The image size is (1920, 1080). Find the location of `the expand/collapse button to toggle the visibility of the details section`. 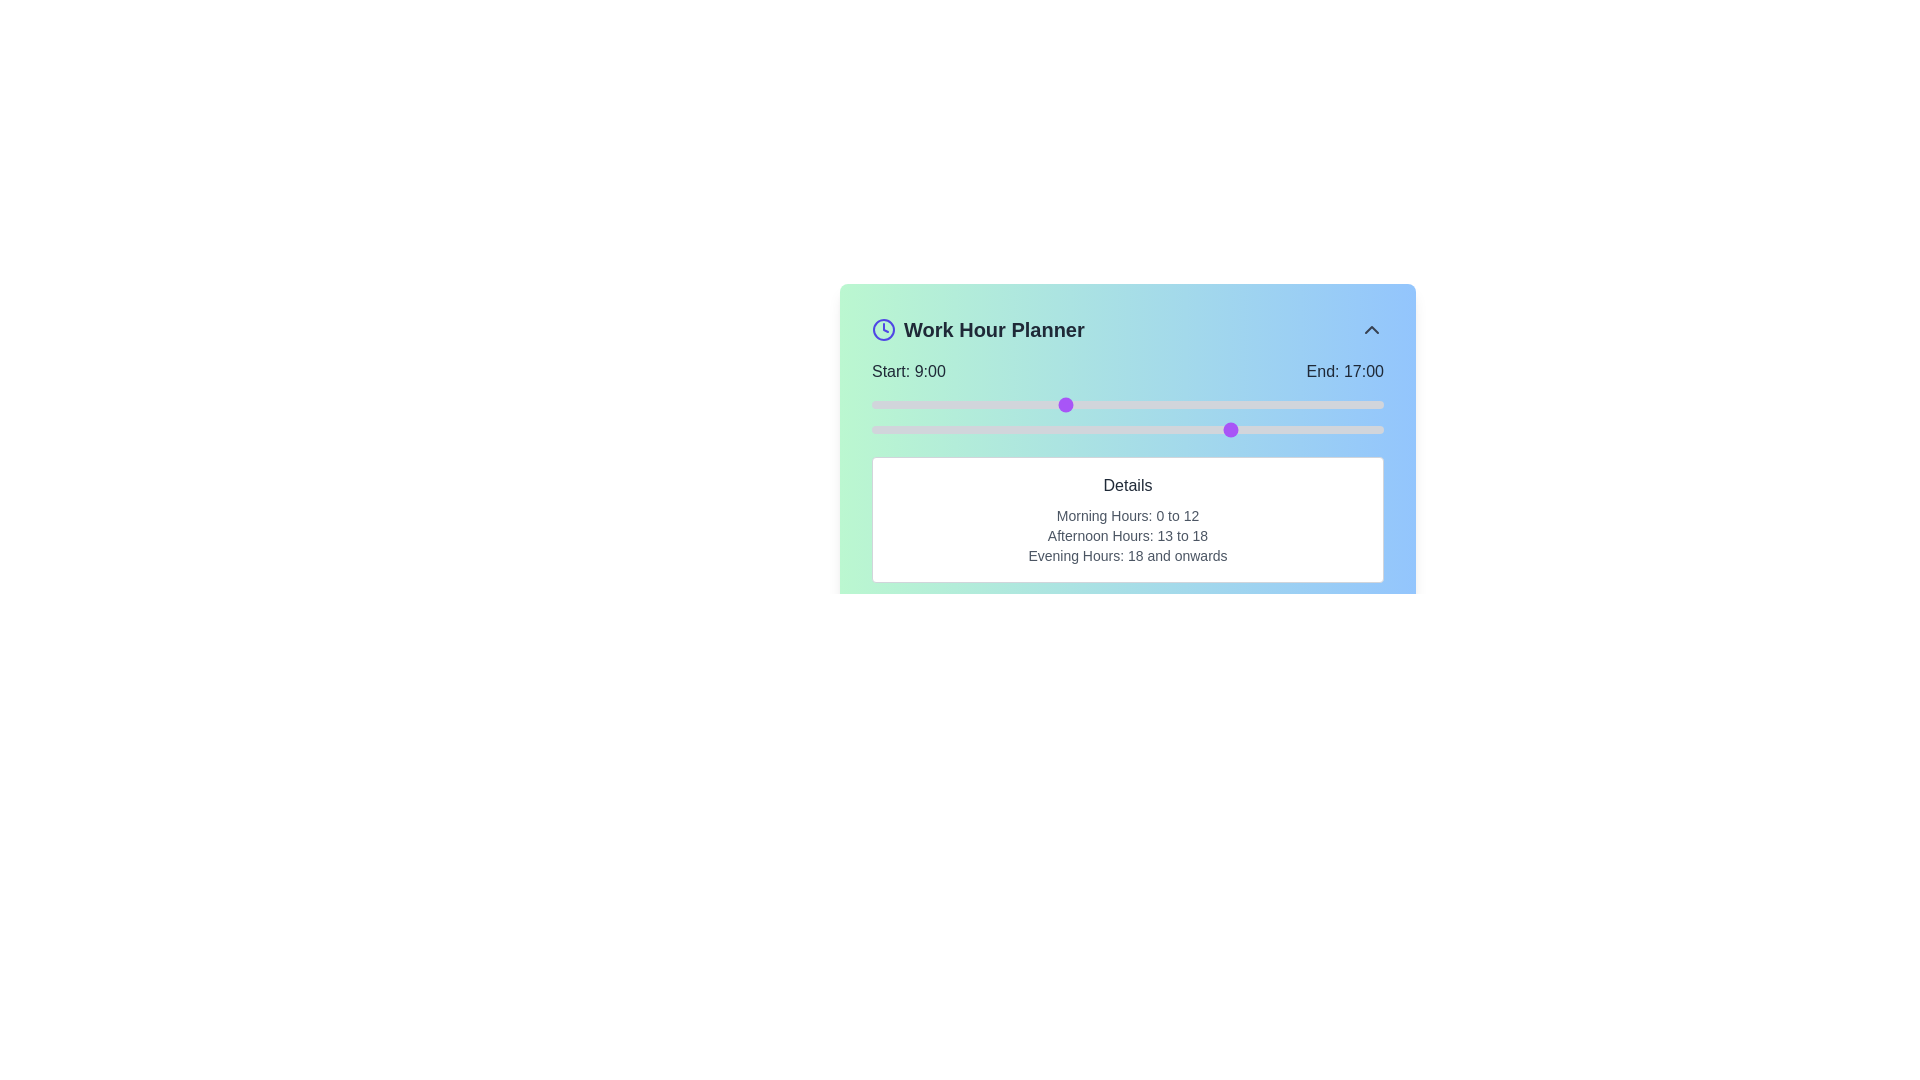

the expand/collapse button to toggle the visibility of the details section is located at coordinates (1371, 329).